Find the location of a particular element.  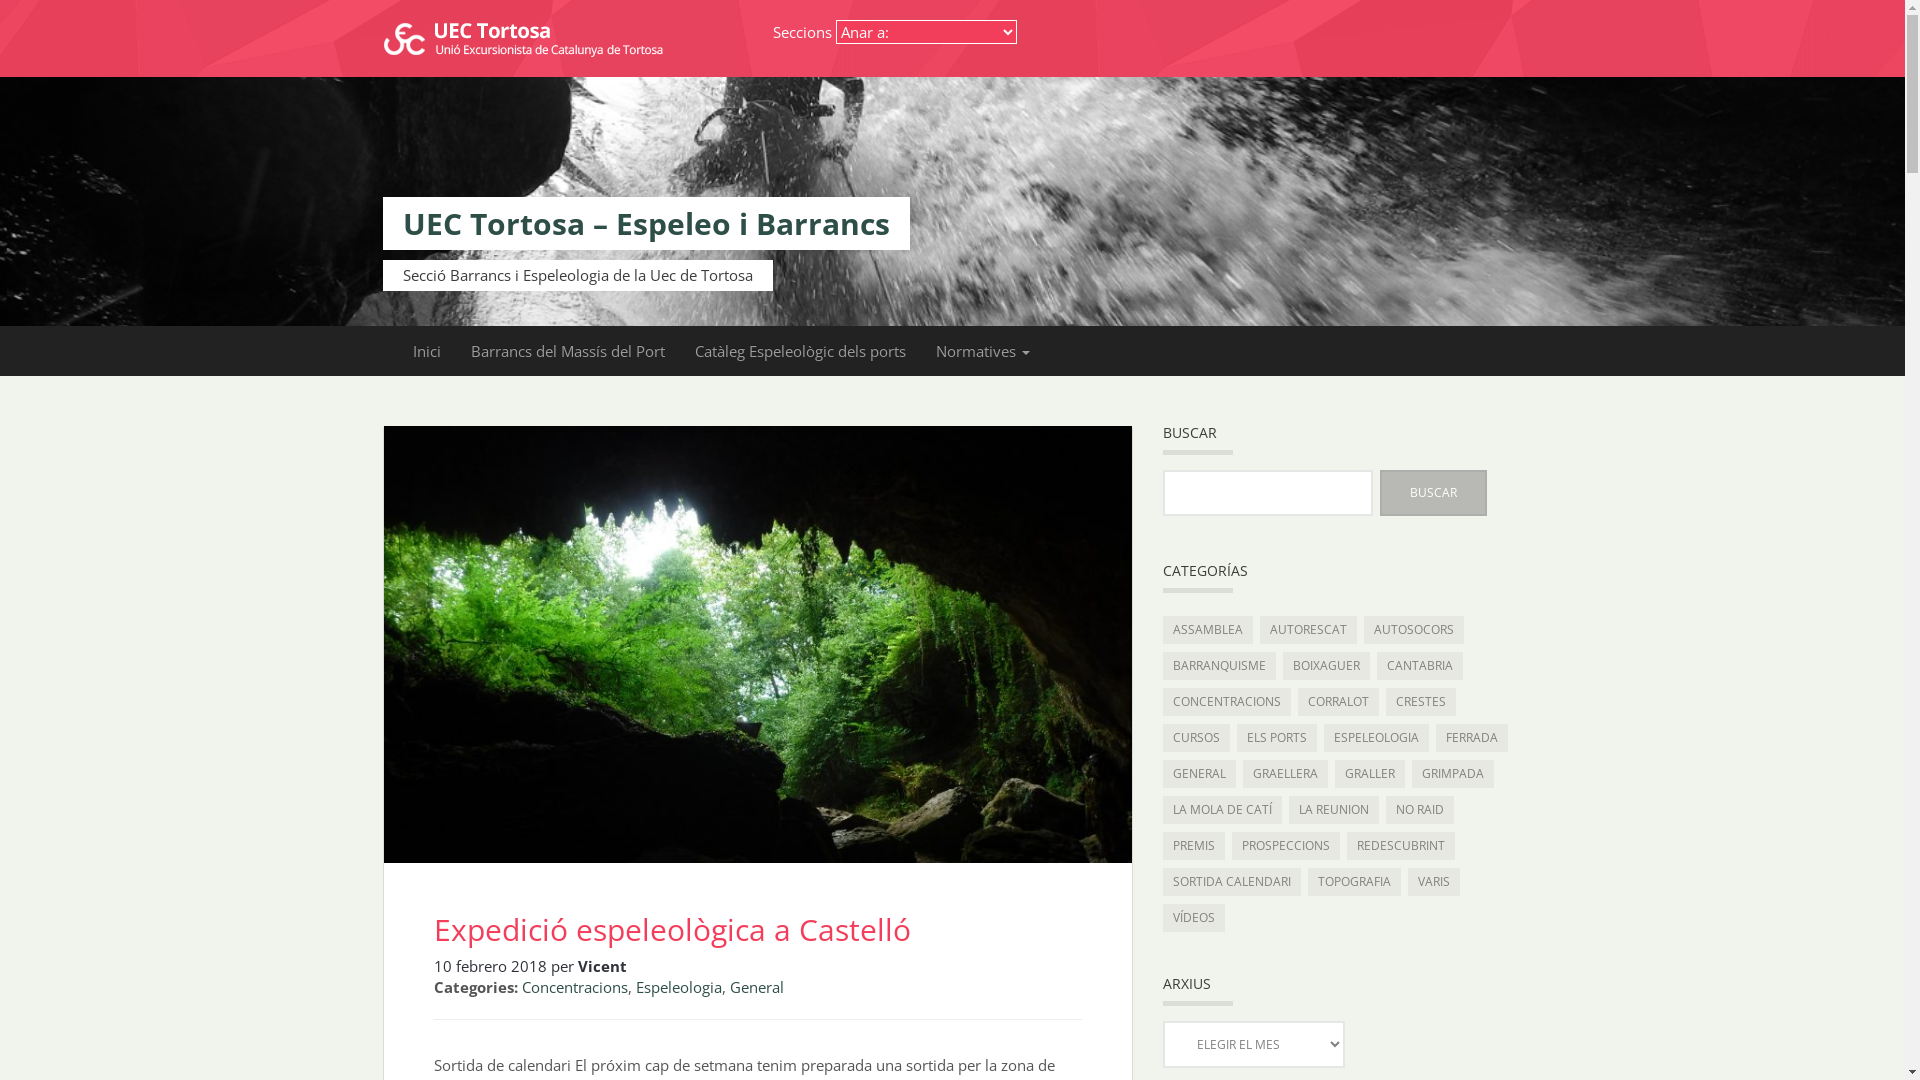

'CANTABRIA' is located at coordinates (1418, 666).